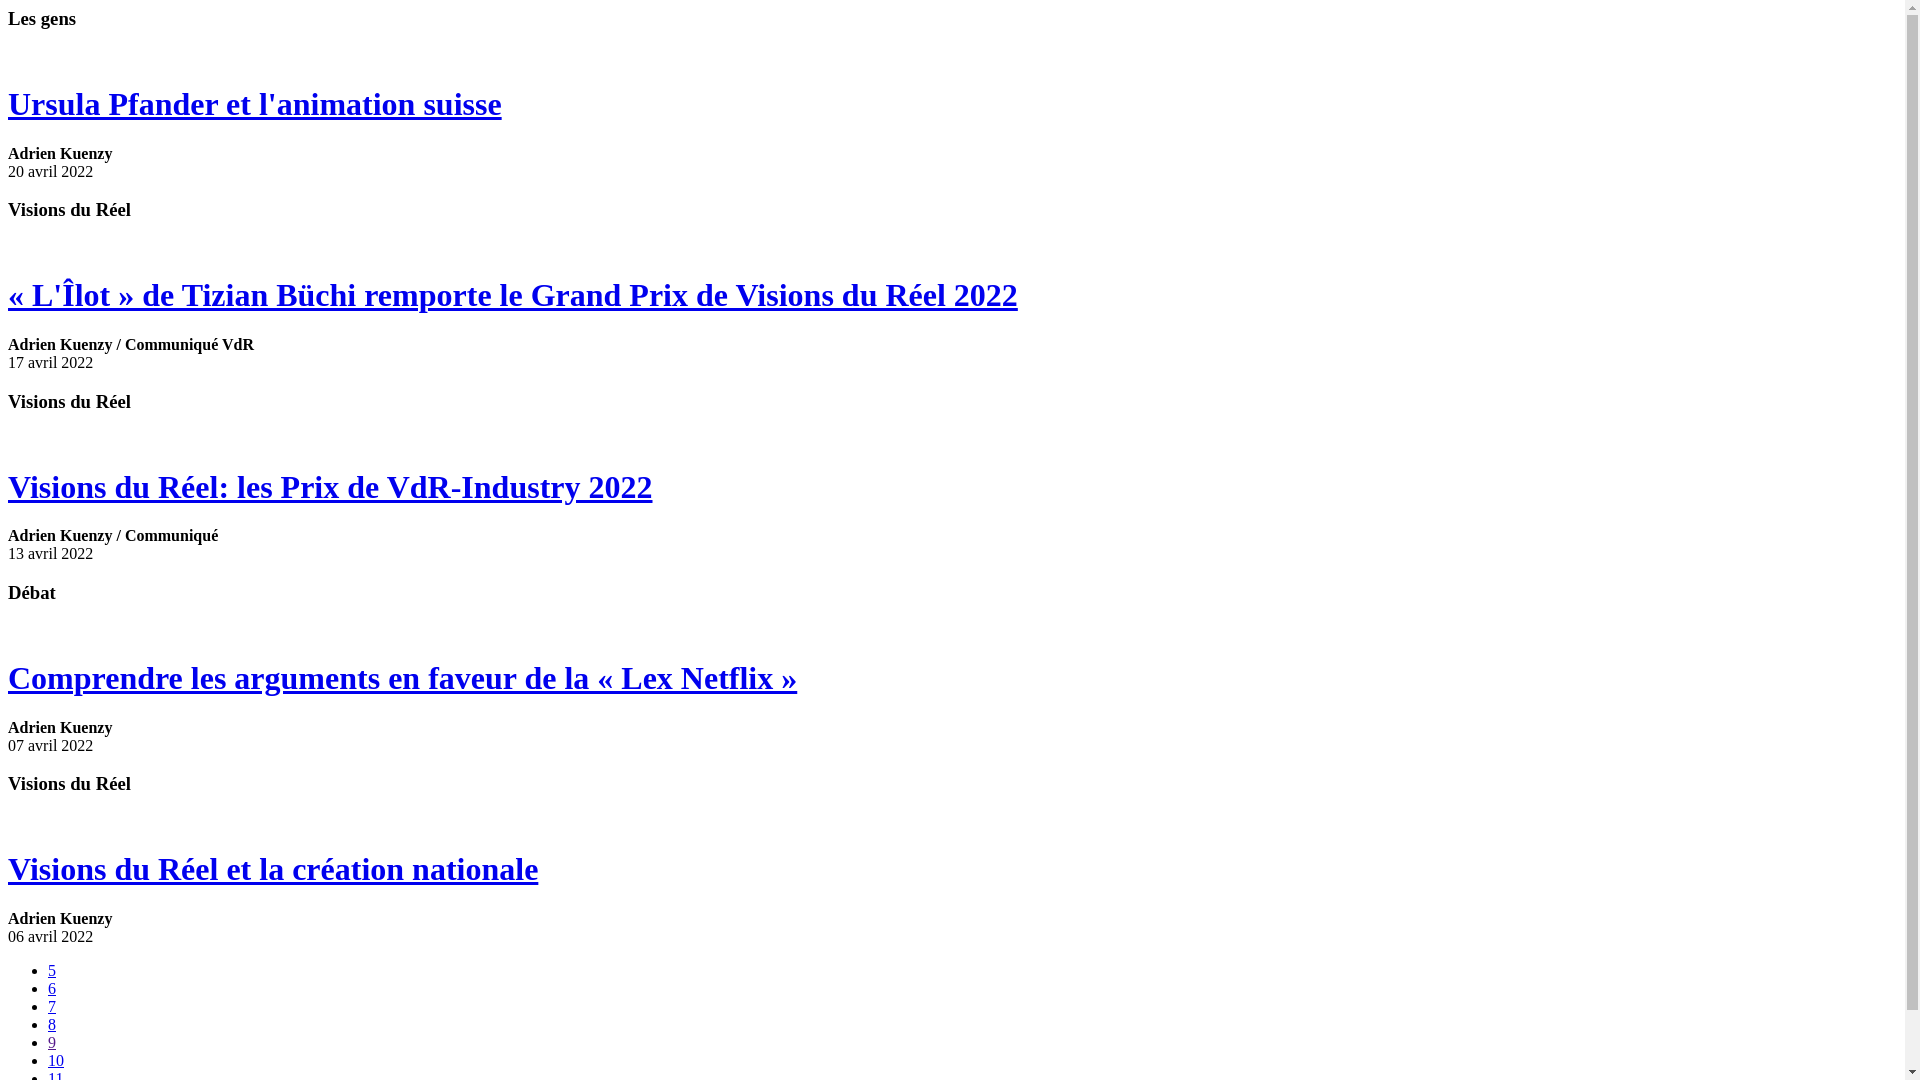 This screenshot has width=1920, height=1080. What do you see at coordinates (951, 104) in the screenshot?
I see `'Ursula Pfander et l'animation suisse'` at bounding box center [951, 104].